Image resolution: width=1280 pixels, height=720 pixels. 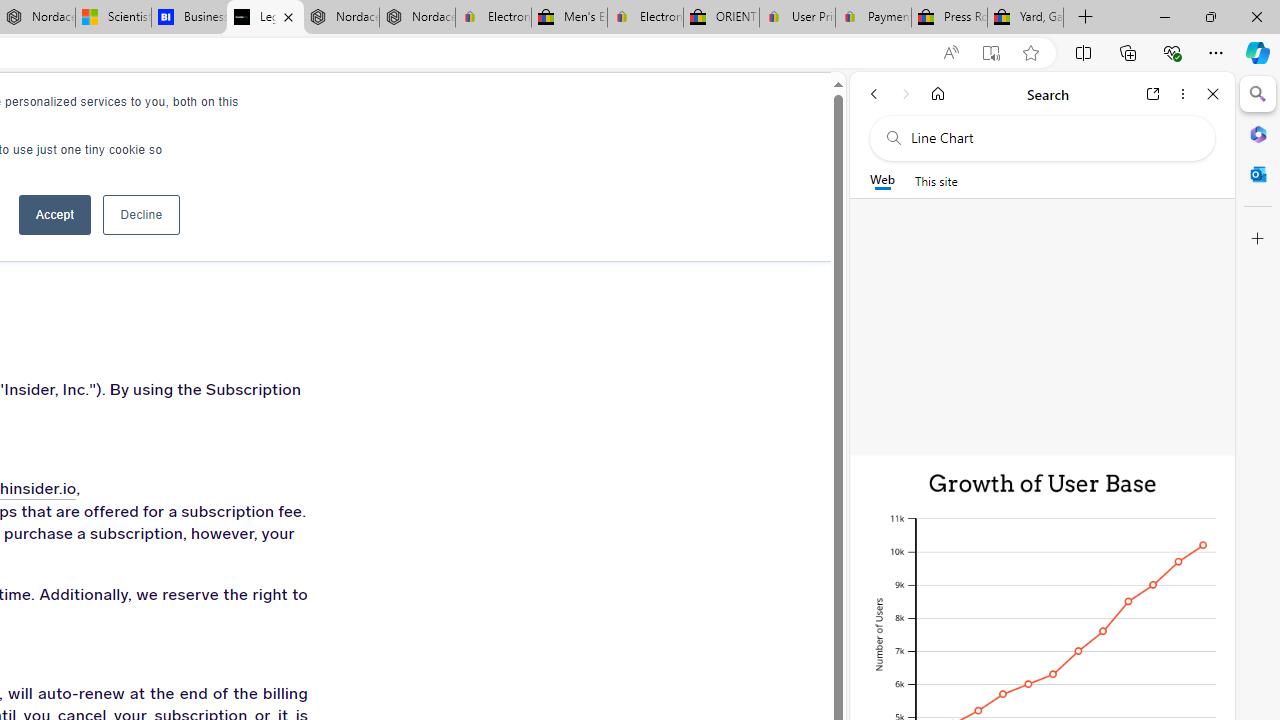 What do you see at coordinates (1257, 94) in the screenshot?
I see `'Minimize Search pane'` at bounding box center [1257, 94].